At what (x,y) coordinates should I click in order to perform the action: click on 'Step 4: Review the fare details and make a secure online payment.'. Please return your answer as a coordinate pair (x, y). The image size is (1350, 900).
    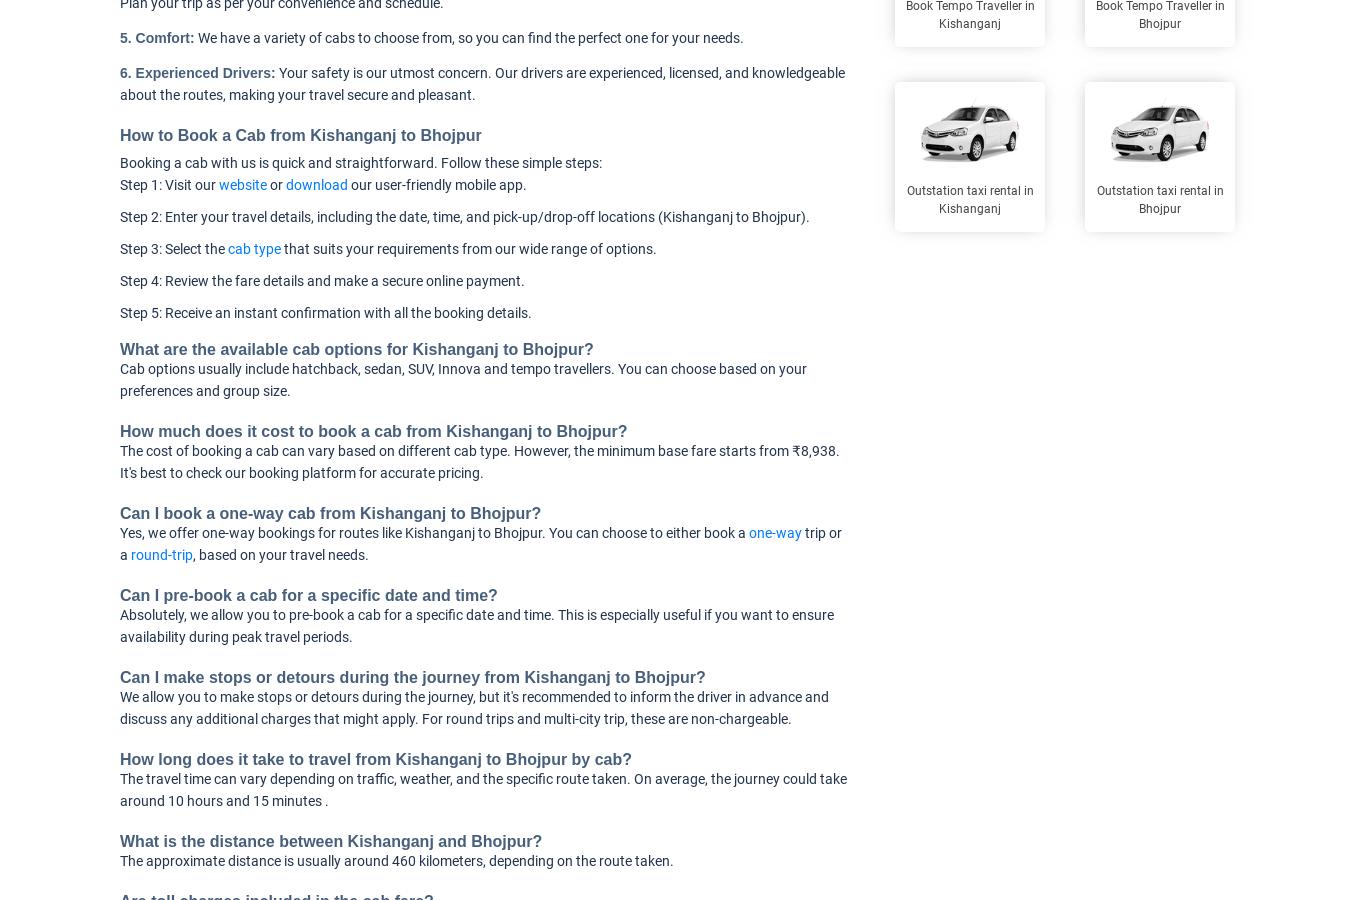
    Looking at the image, I should click on (120, 280).